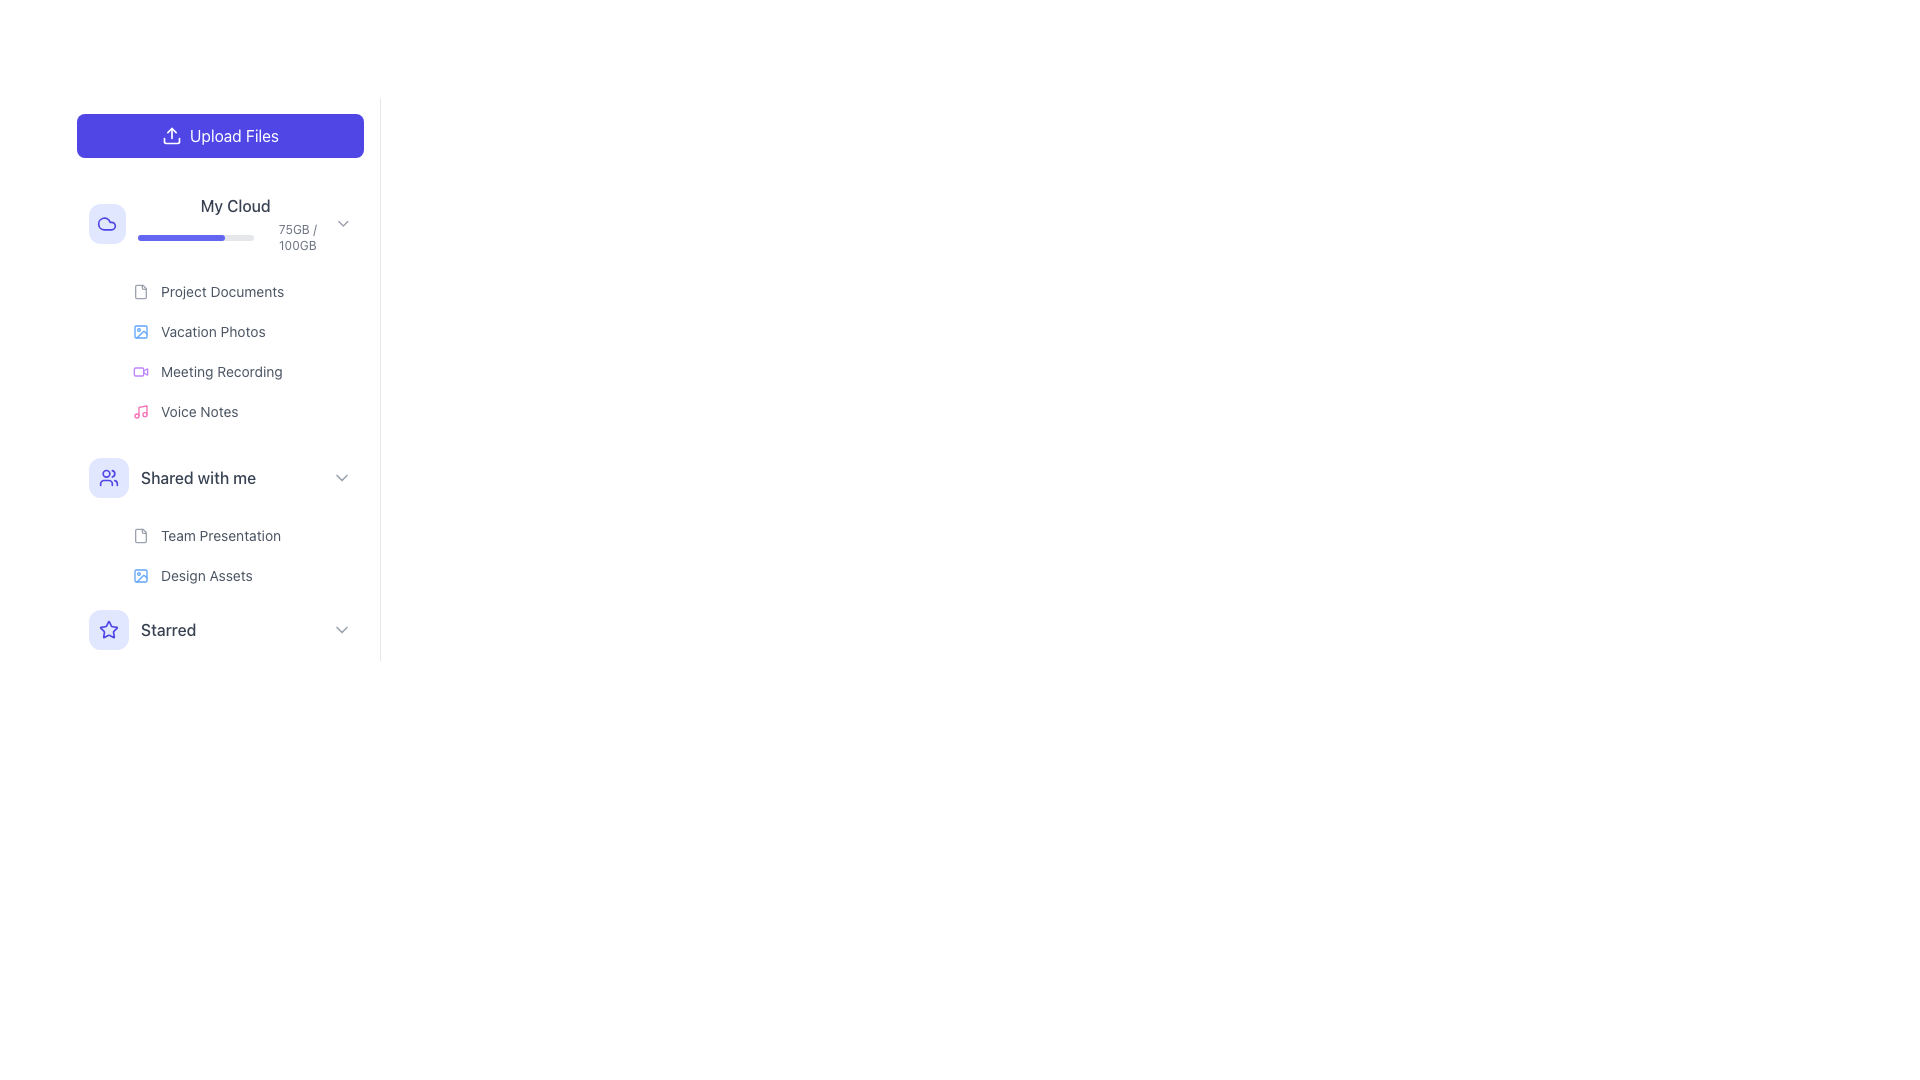  Describe the element at coordinates (220, 135) in the screenshot. I see `the file upload button located at the top of the sidebar menu` at that location.